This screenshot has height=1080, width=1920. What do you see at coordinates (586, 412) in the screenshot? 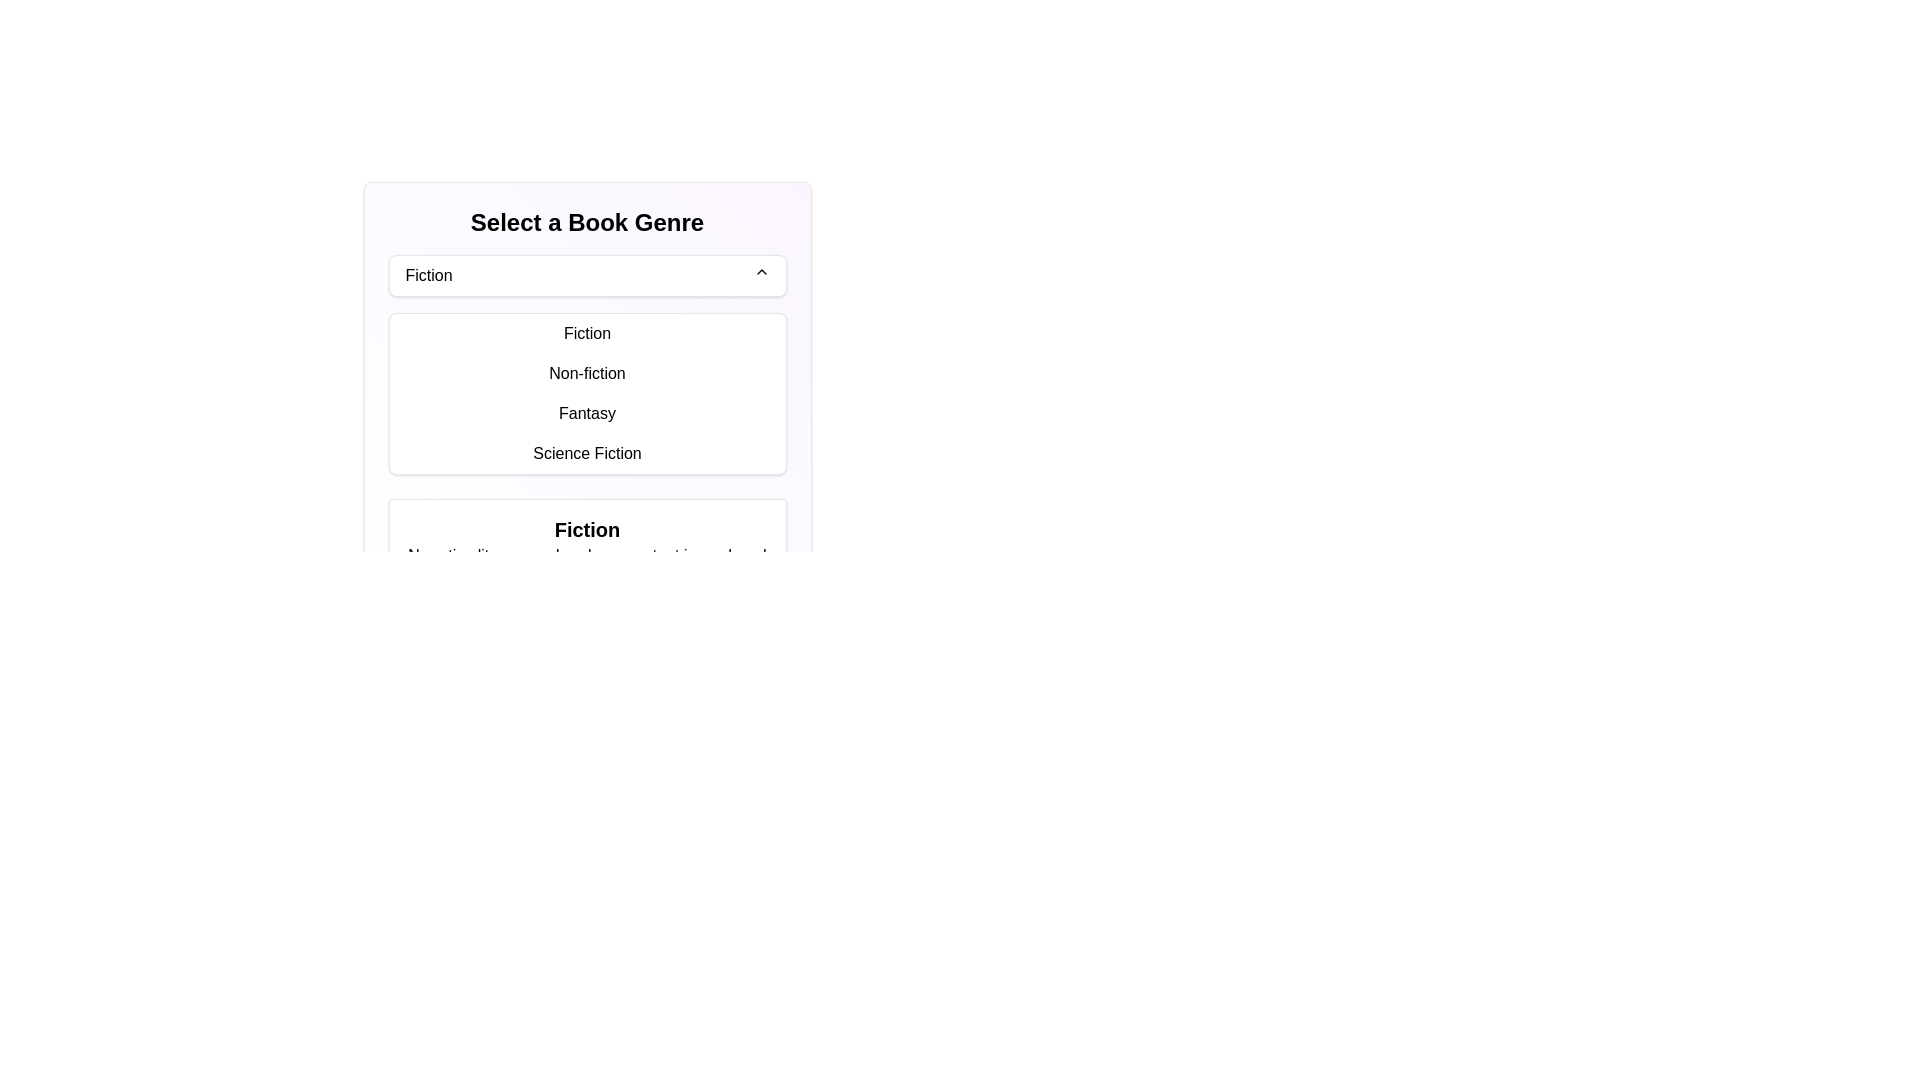
I see `the 'Fantasy' text item` at bounding box center [586, 412].